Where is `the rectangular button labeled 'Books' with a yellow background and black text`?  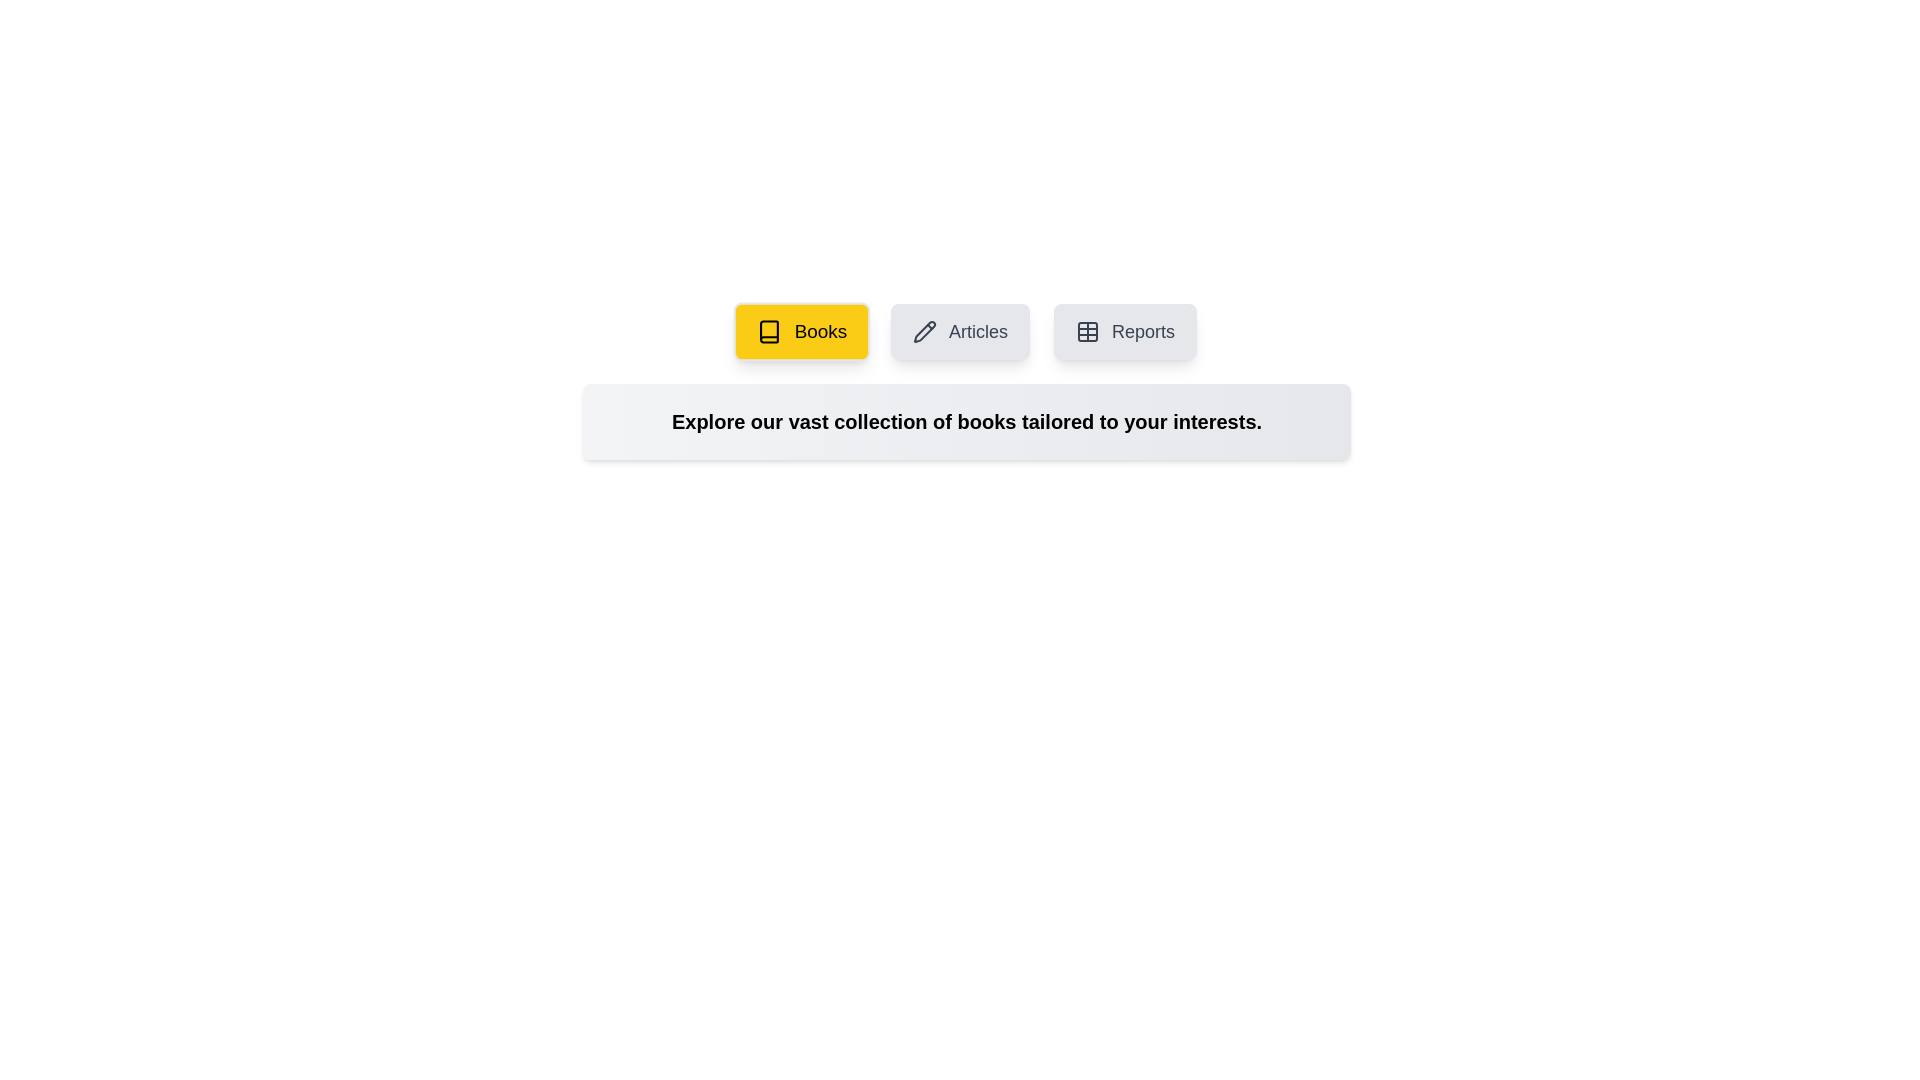
the rectangular button labeled 'Books' with a yellow background and black text is located at coordinates (801, 330).